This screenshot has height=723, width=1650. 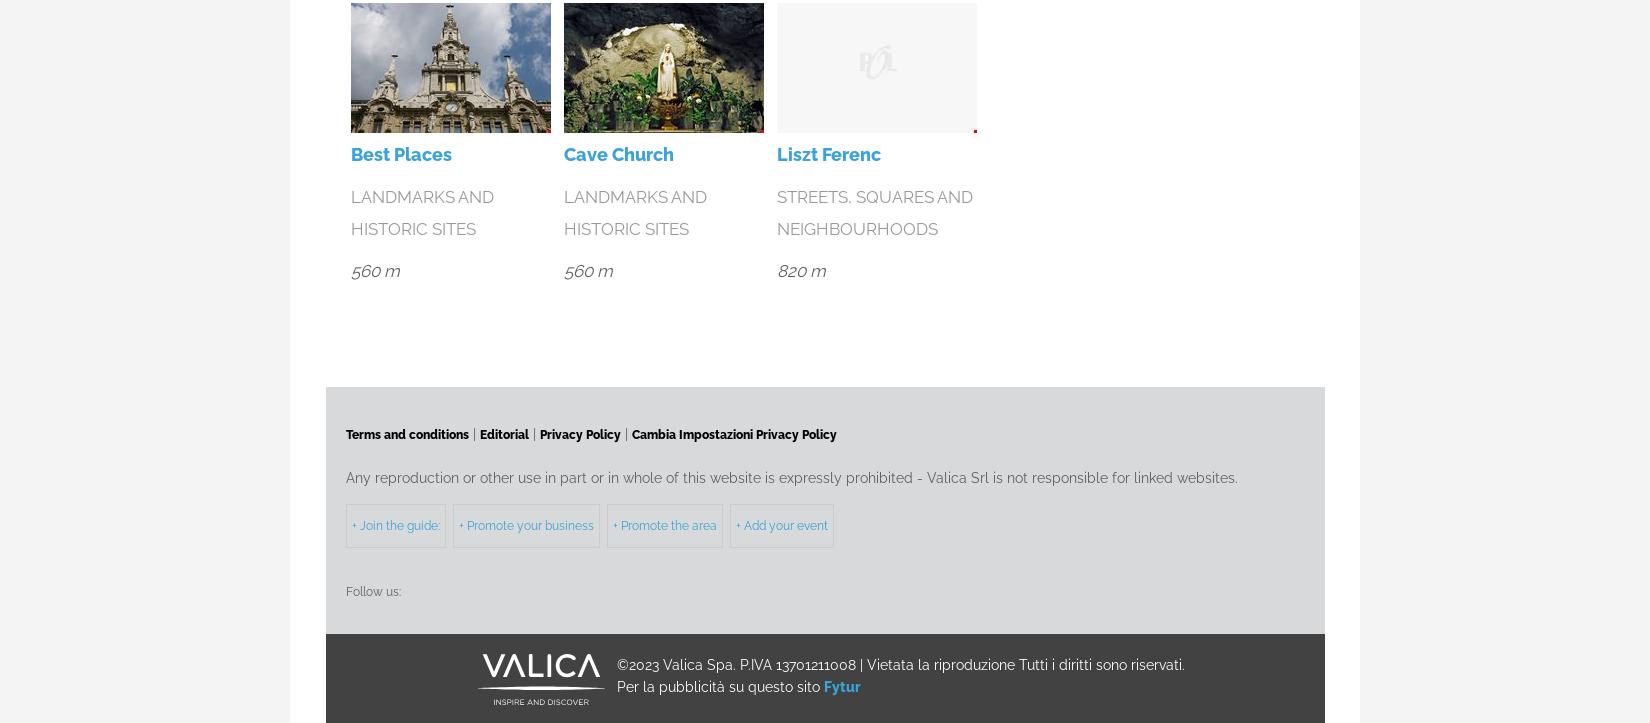 I want to click on 'Liszt Ferenc', so click(x=827, y=154).